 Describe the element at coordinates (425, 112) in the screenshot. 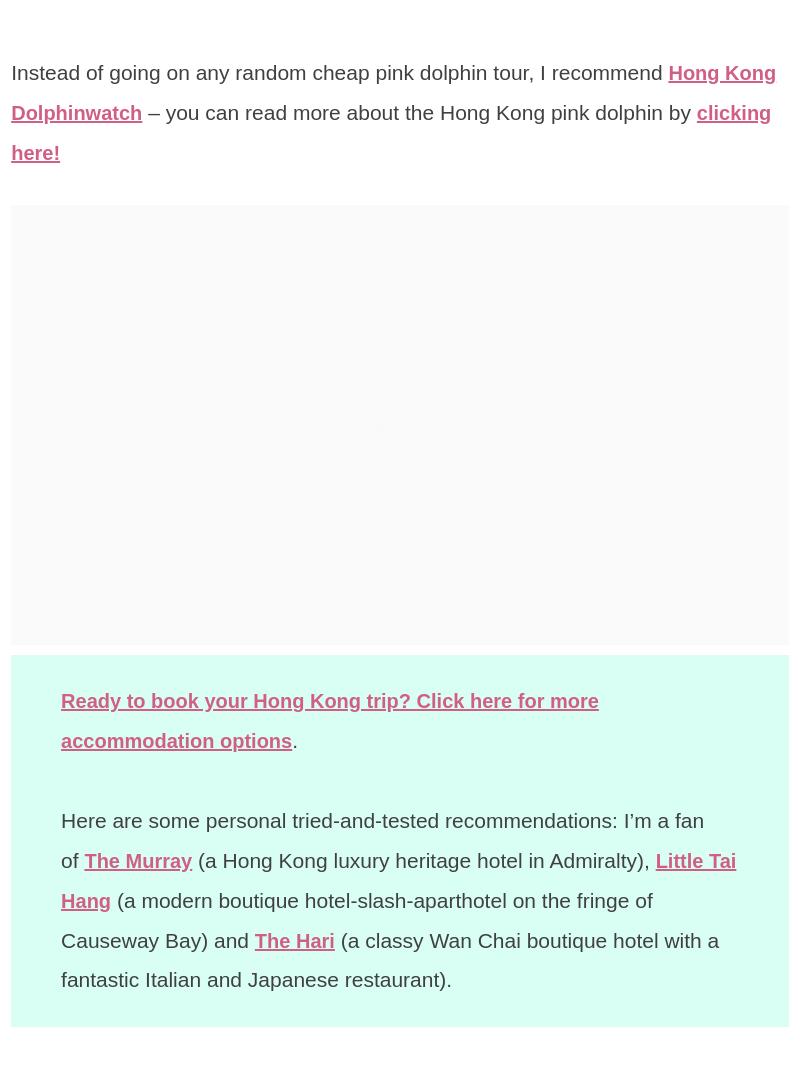

I see `'– you can read more about the Hong Kong pink dolphin by'` at that location.